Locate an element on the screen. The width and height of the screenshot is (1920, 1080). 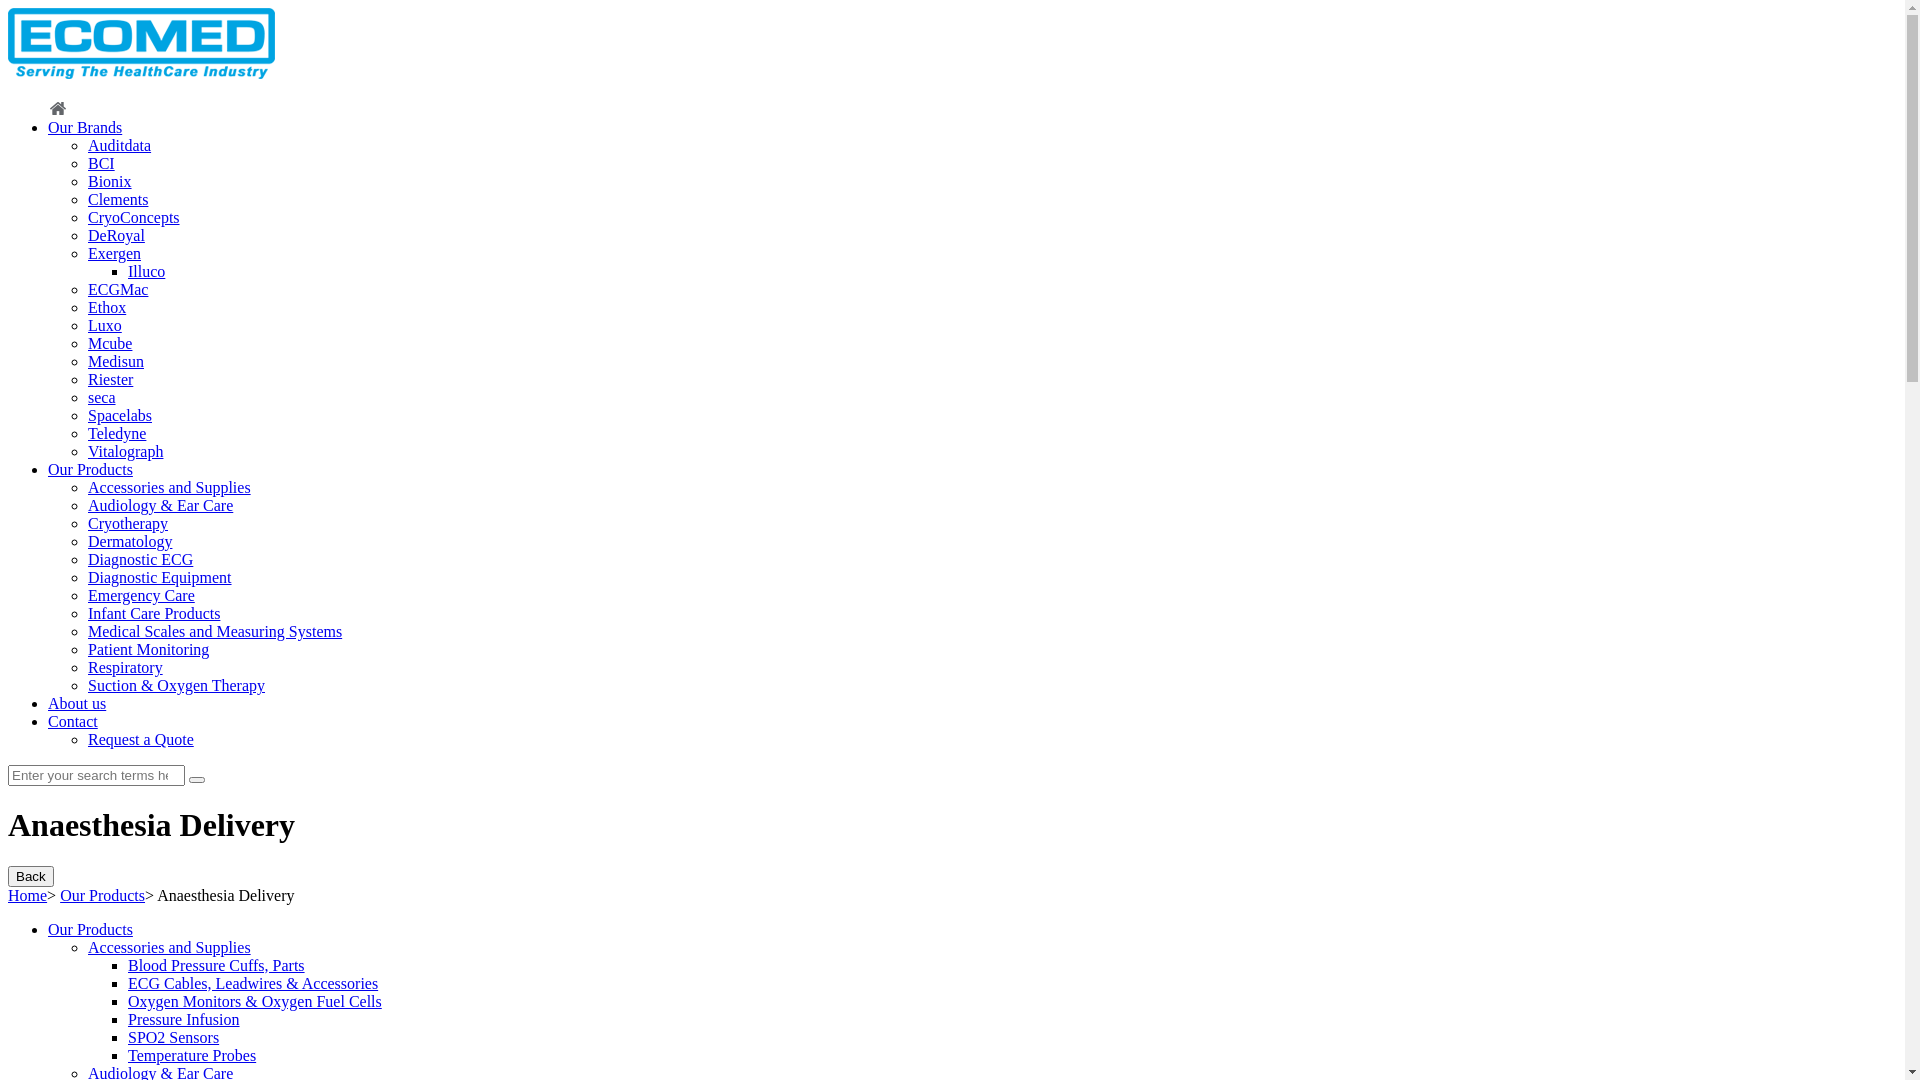
'Oxygen Monitors & Oxygen Fuel Cells' is located at coordinates (127, 1001).